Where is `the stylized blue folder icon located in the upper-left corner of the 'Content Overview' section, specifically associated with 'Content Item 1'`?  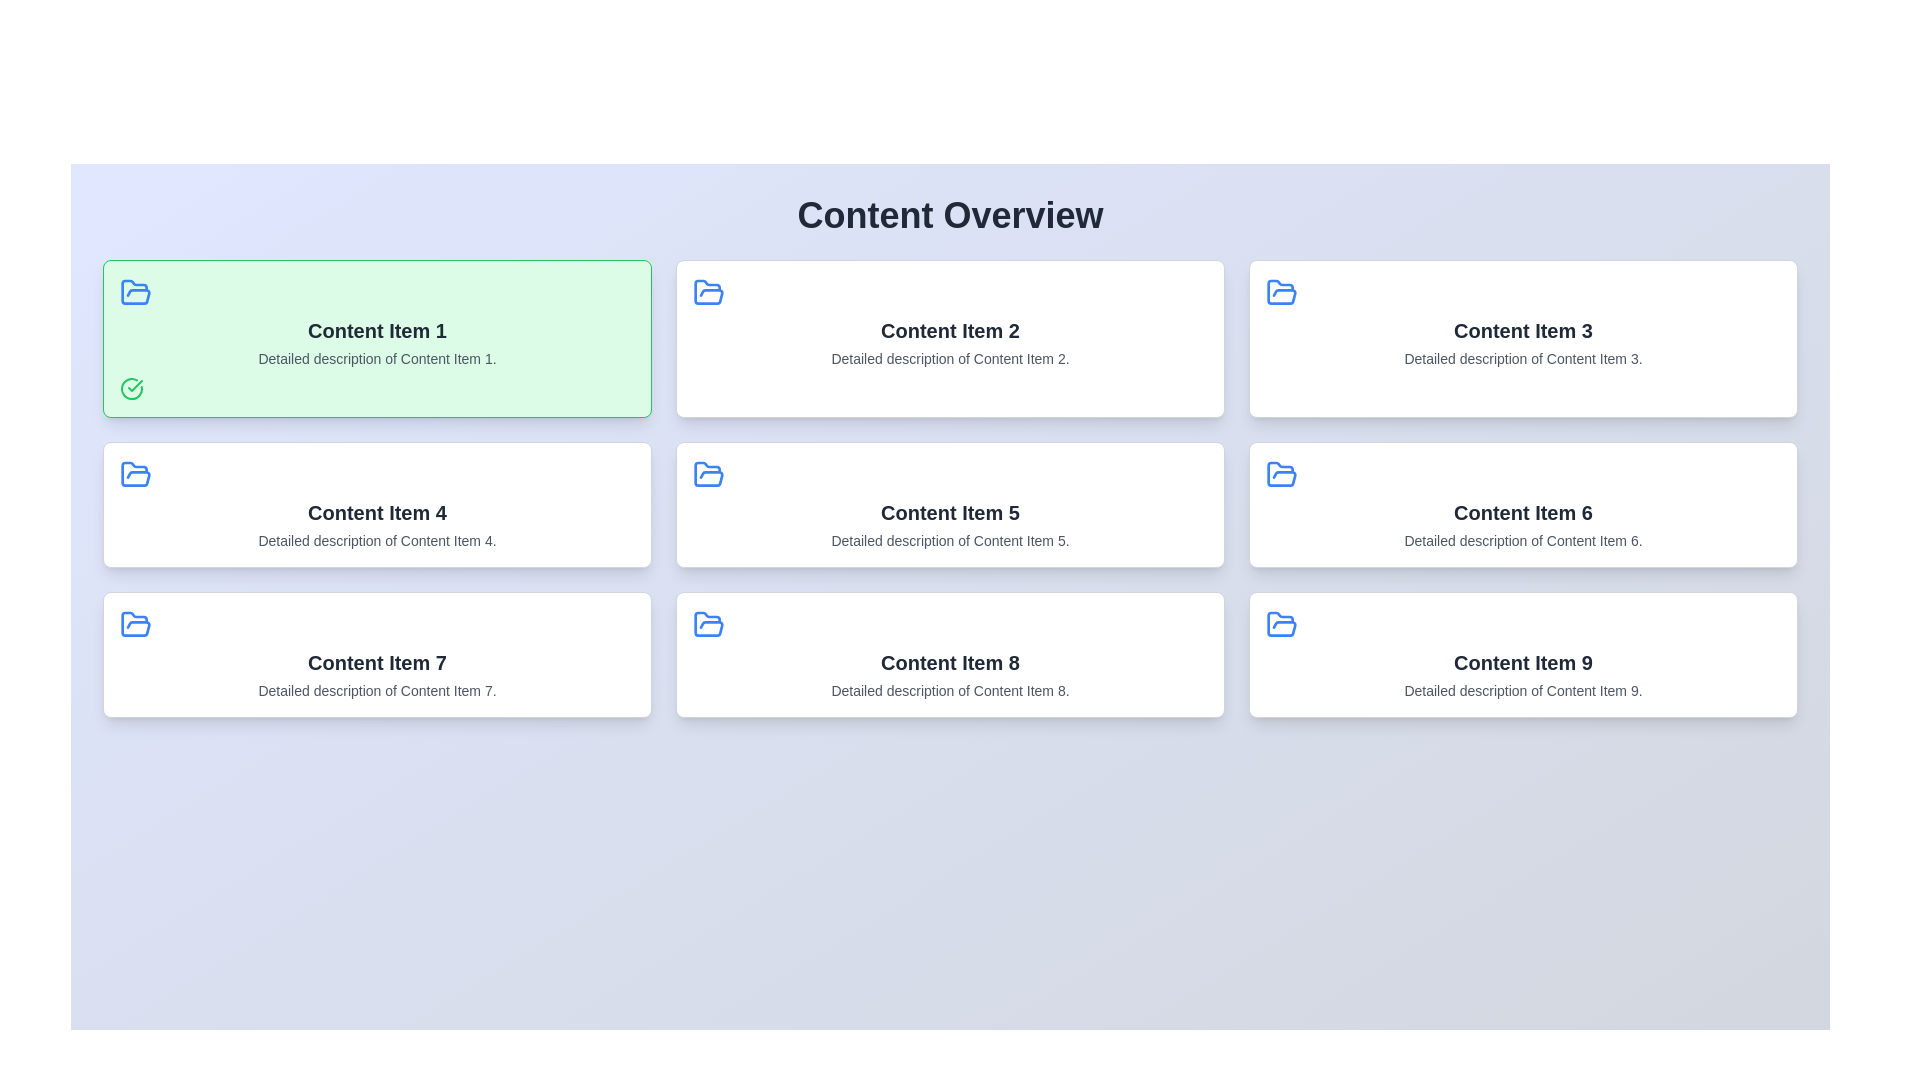 the stylized blue folder icon located in the upper-left corner of the 'Content Overview' section, specifically associated with 'Content Item 1' is located at coordinates (134, 292).